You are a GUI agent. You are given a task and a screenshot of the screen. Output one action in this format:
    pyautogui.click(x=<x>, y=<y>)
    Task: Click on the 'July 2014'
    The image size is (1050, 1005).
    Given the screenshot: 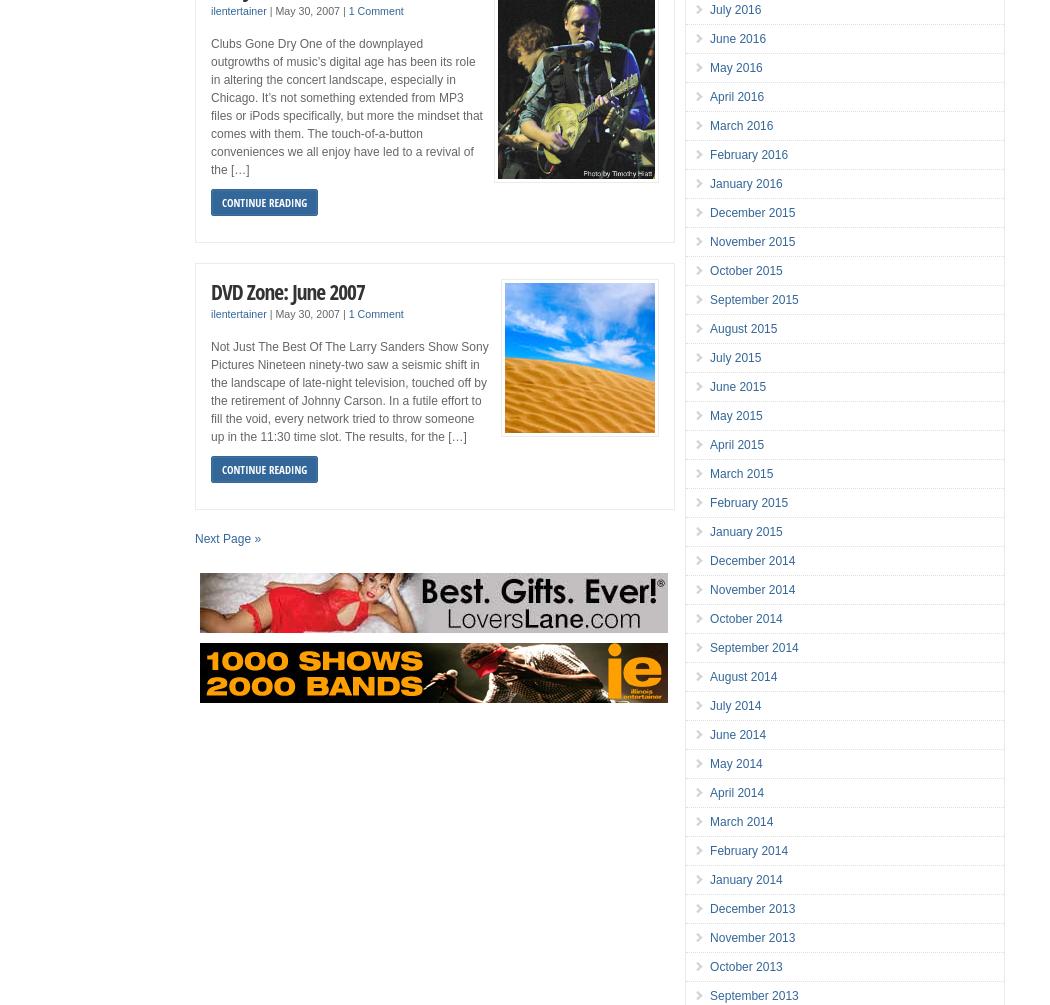 What is the action you would take?
    pyautogui.click(x=710, y=706)
    